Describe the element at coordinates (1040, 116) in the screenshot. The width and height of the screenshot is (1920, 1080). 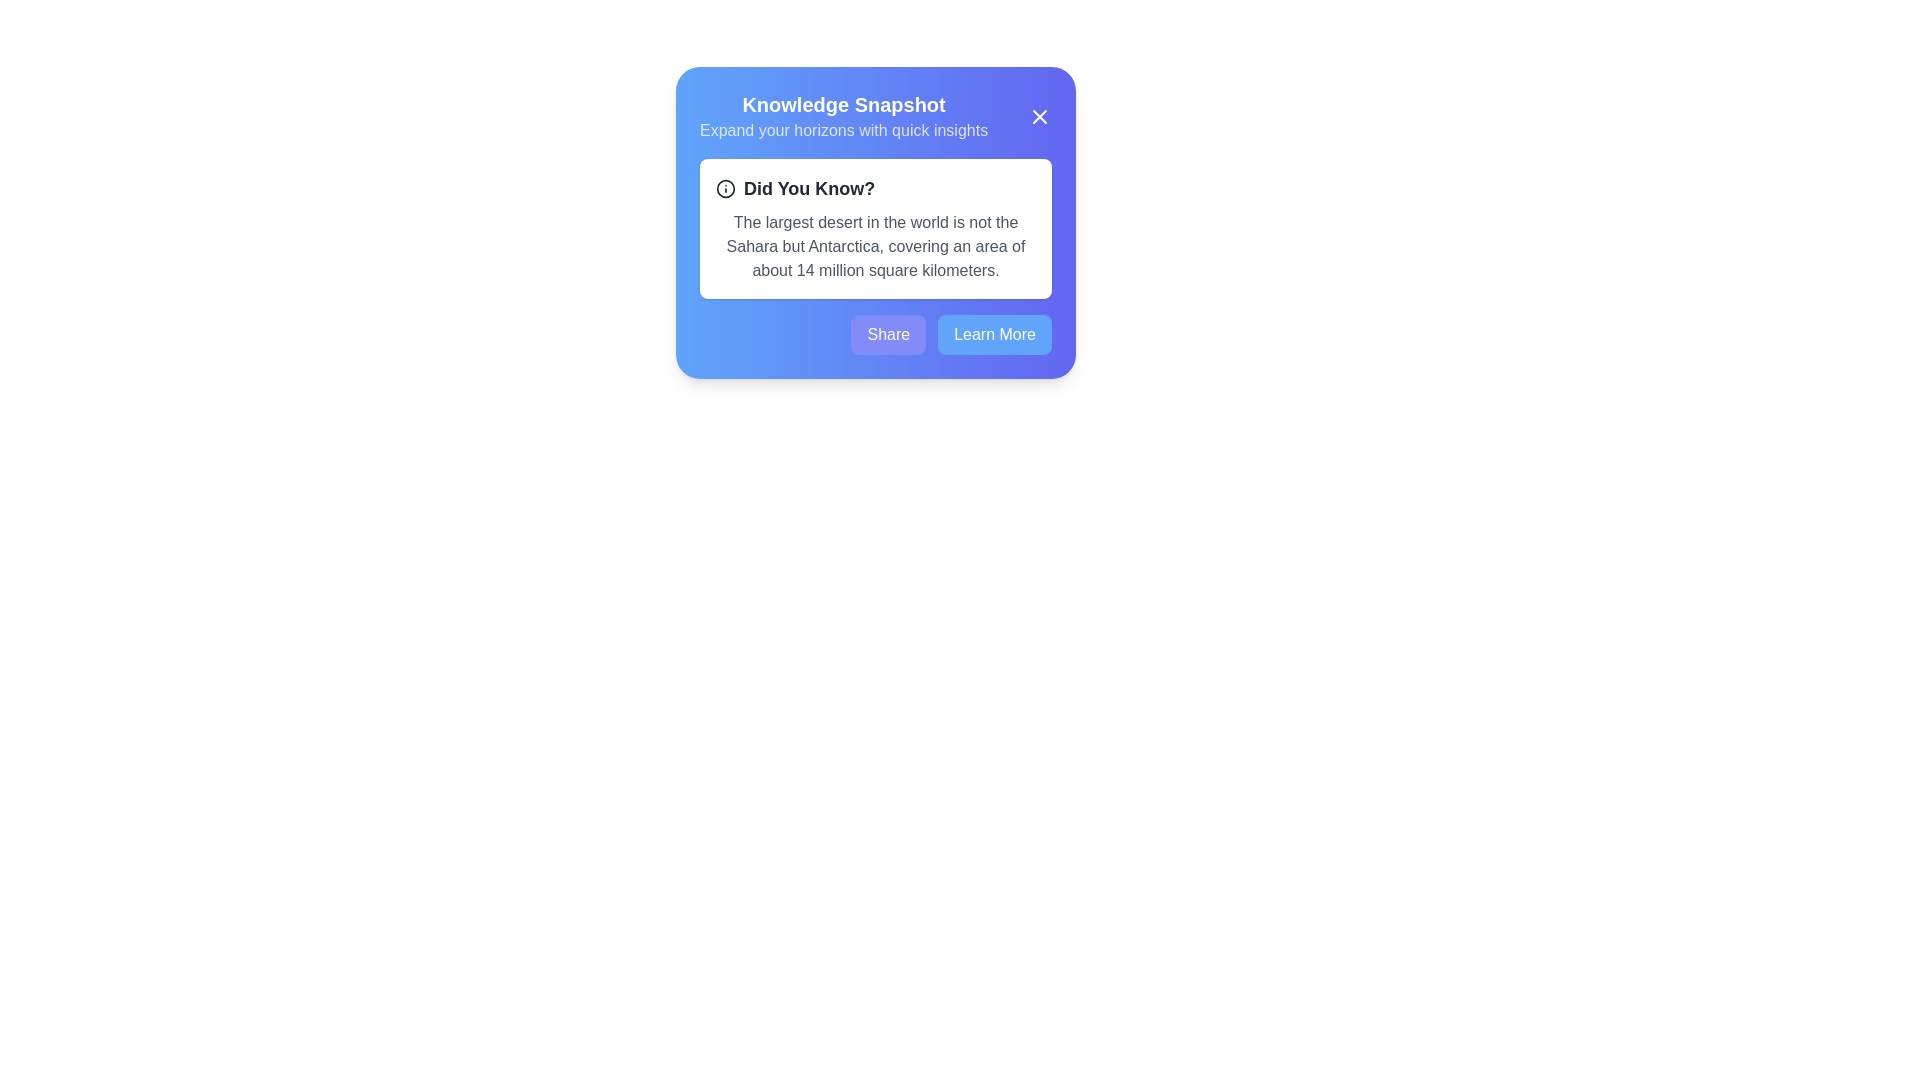
I see `the Close icon, which is a cross-shaped icon located in the top-right corner of the 'Knowledge Snapshot' card's header section` at that location.